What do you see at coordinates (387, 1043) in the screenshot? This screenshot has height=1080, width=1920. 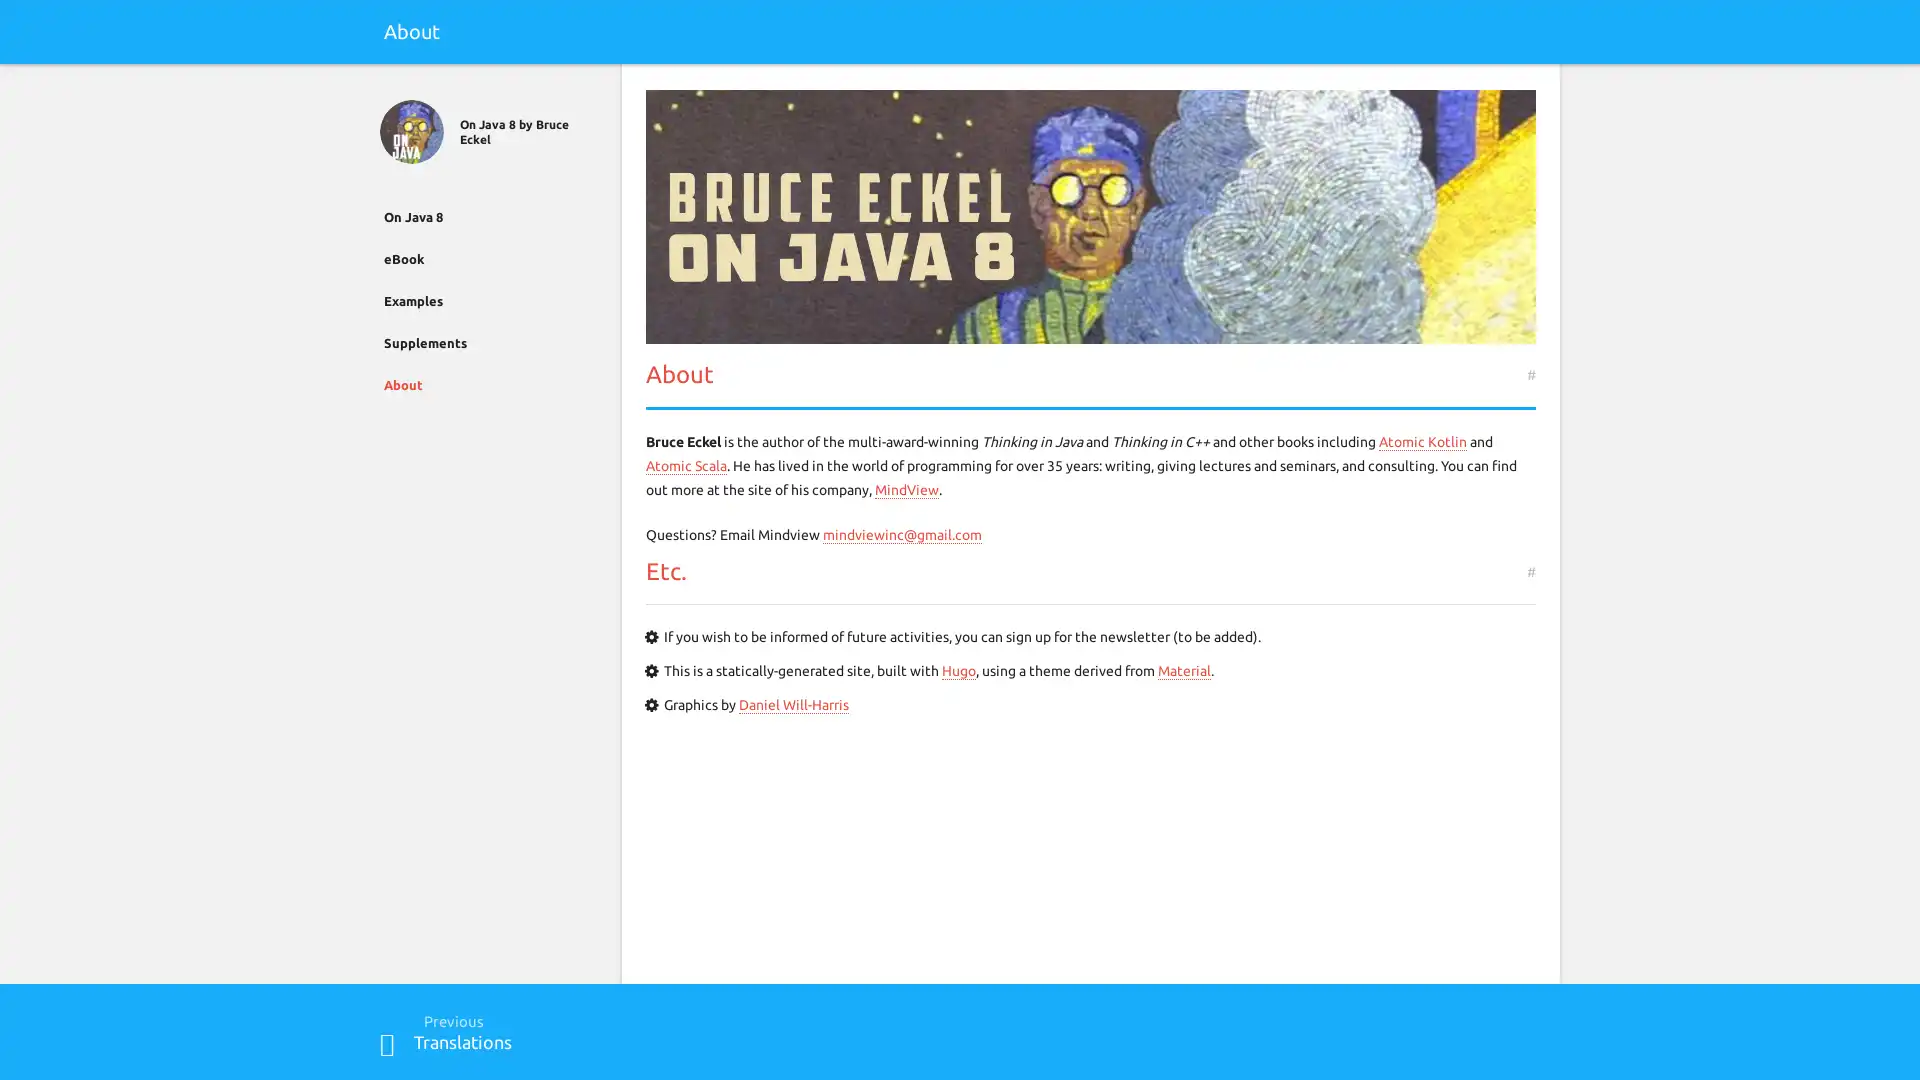 I see `Previous` at bounding box center [387, 1043].